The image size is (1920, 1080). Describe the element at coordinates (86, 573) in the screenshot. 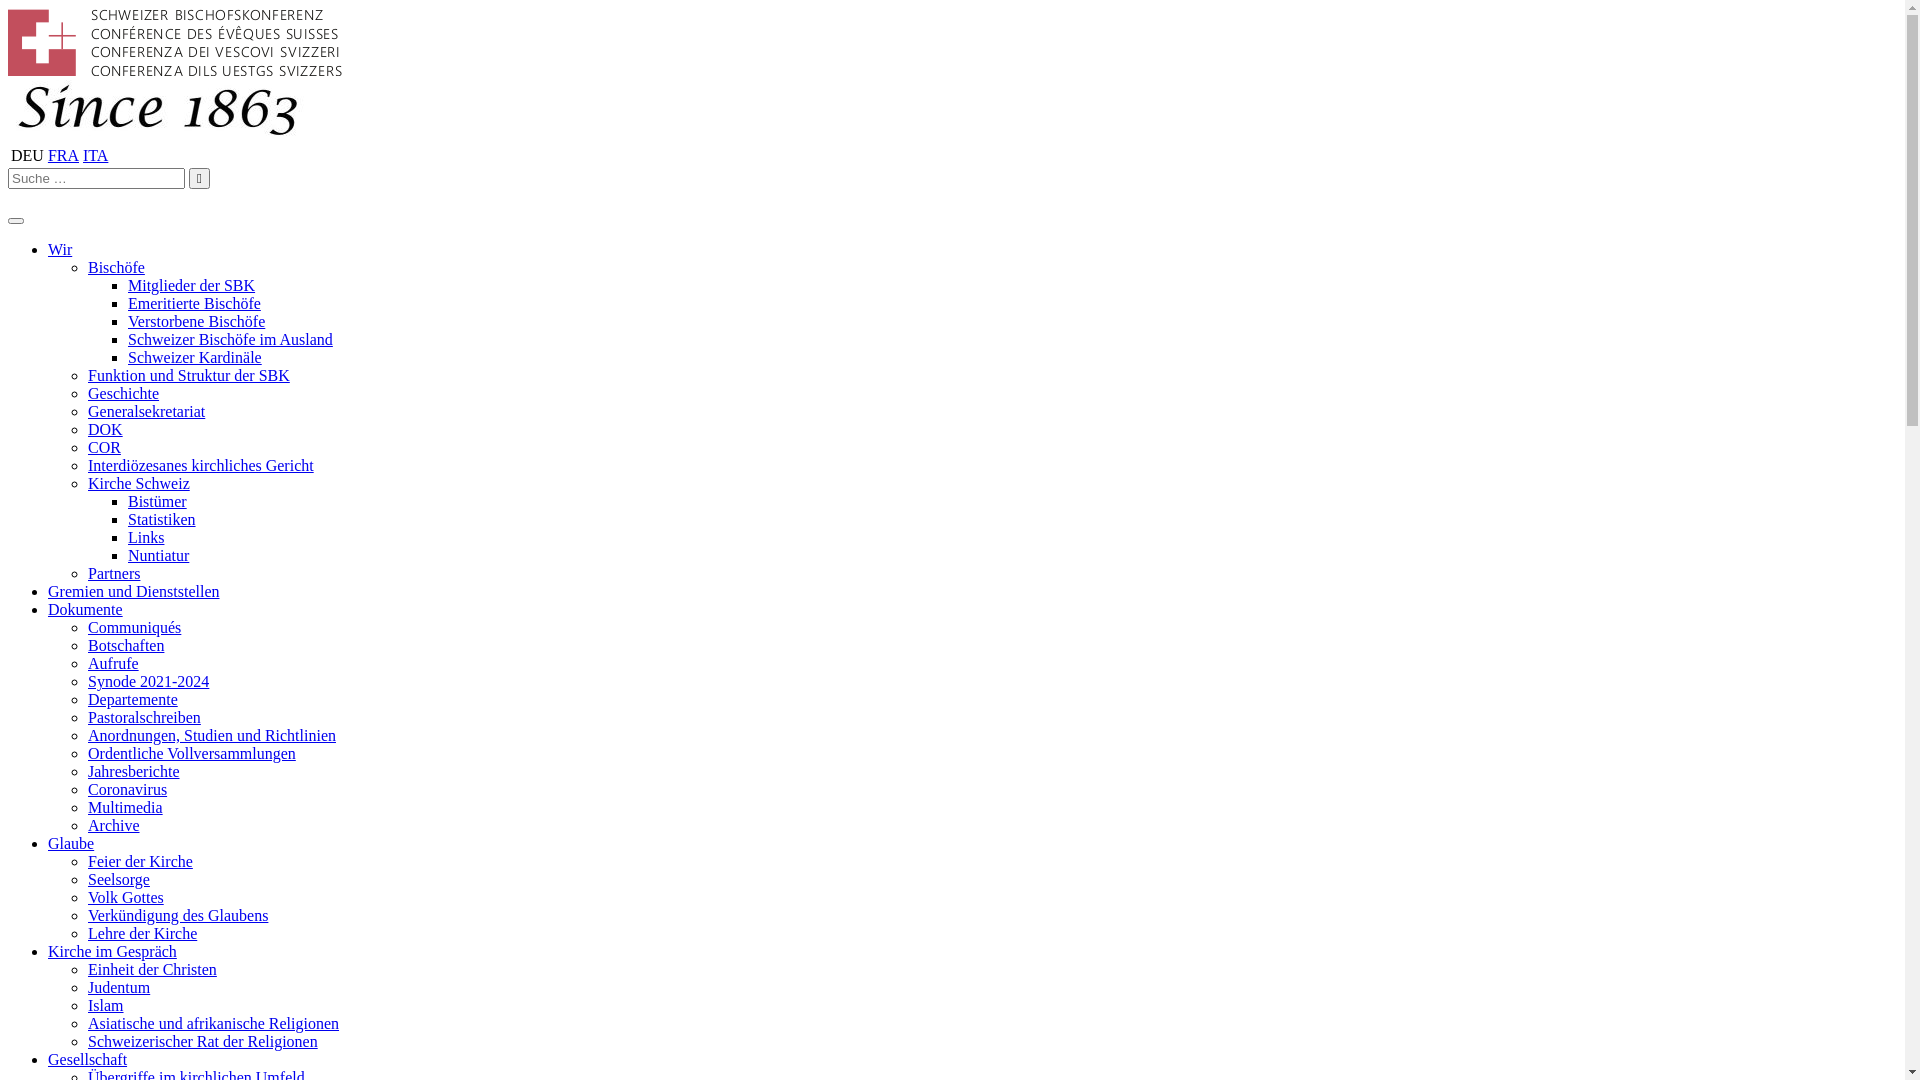

I see `'Partners'` at that location.